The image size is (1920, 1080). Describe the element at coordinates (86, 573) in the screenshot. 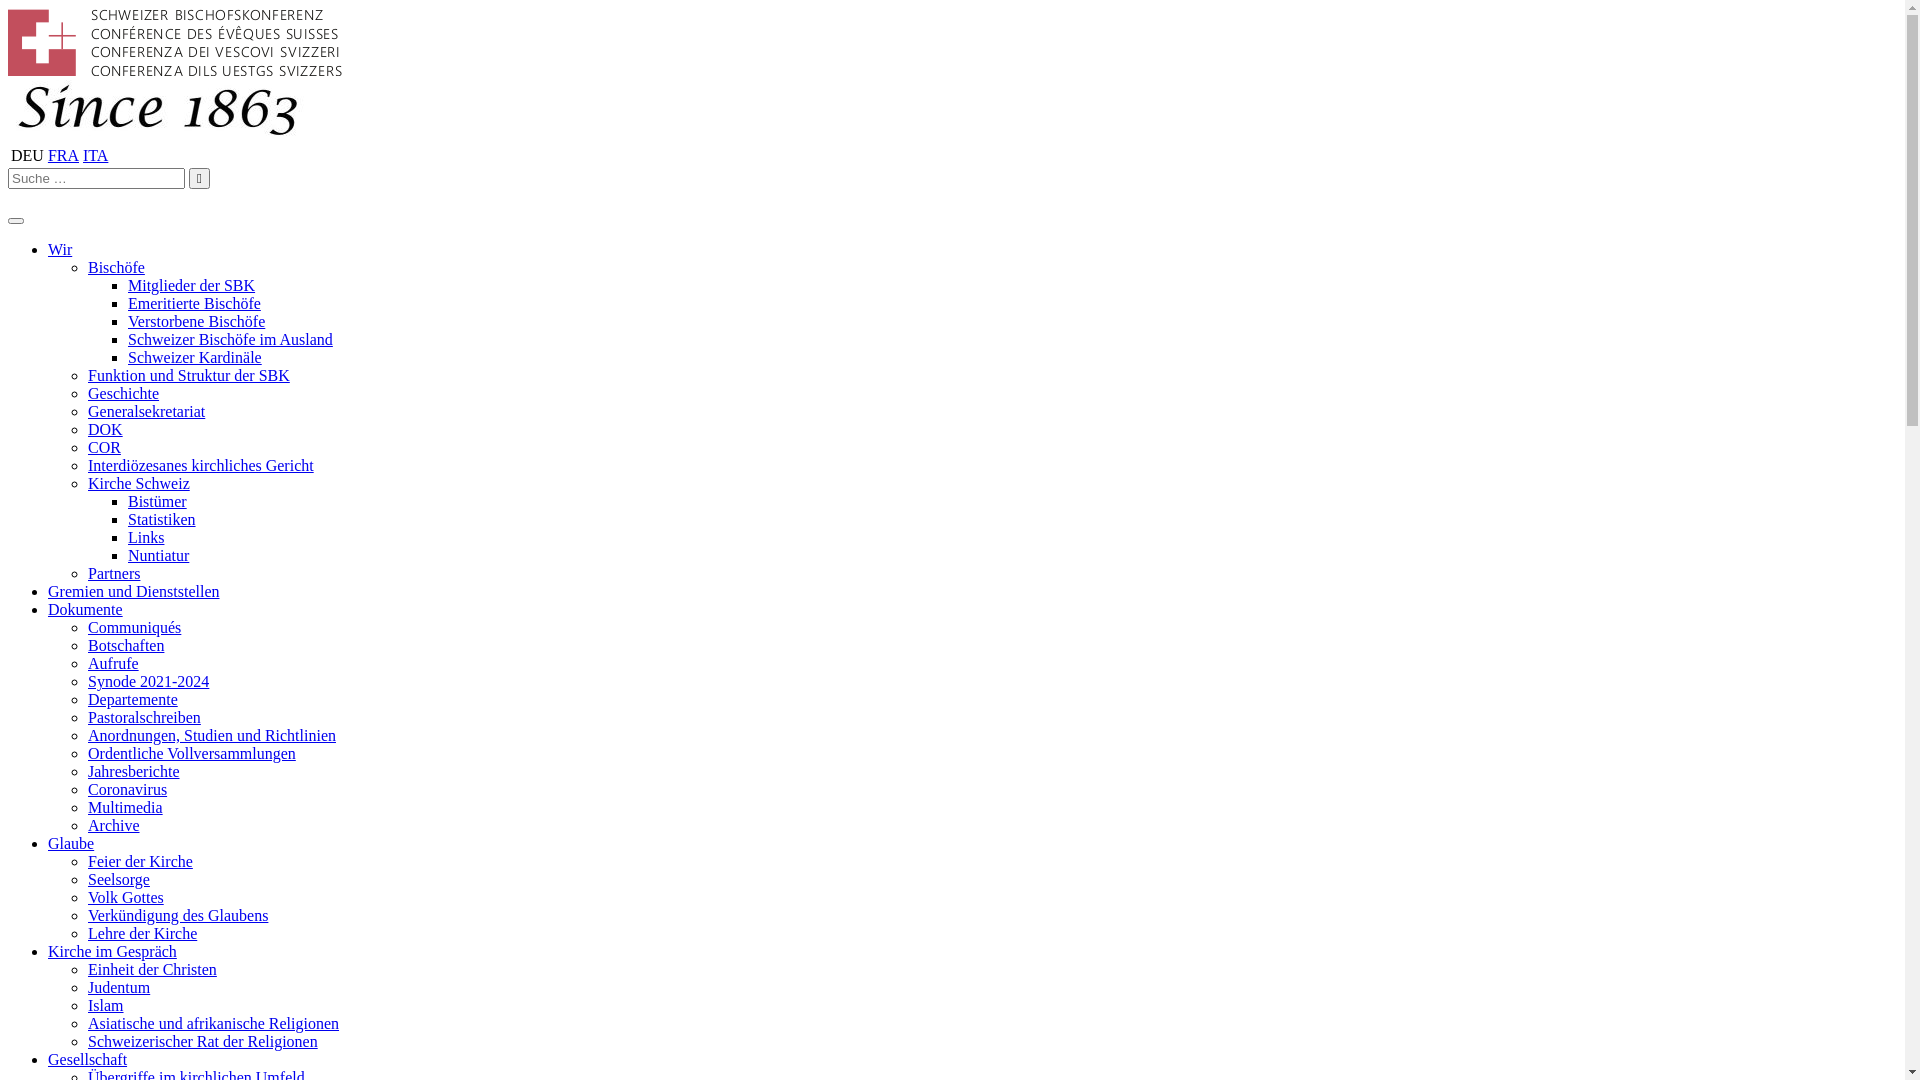

I see `'Partners'` at that location.